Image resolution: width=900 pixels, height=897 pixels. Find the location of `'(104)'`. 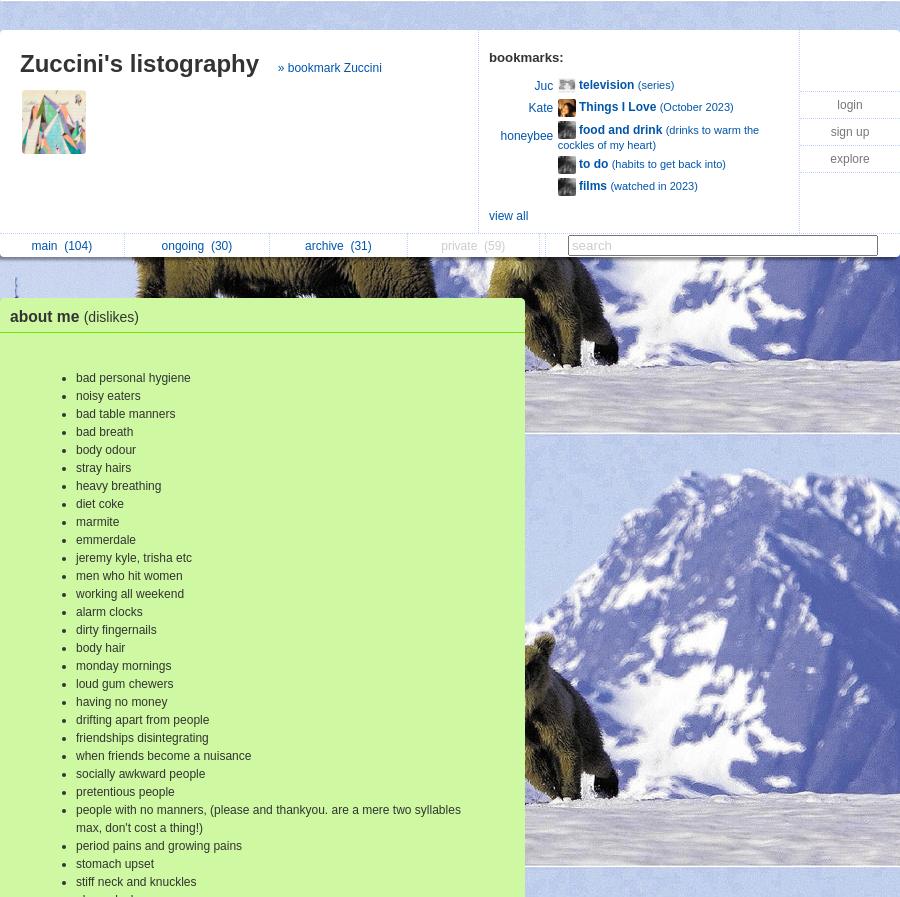

'(104)' is located at coordinates (62, 243).